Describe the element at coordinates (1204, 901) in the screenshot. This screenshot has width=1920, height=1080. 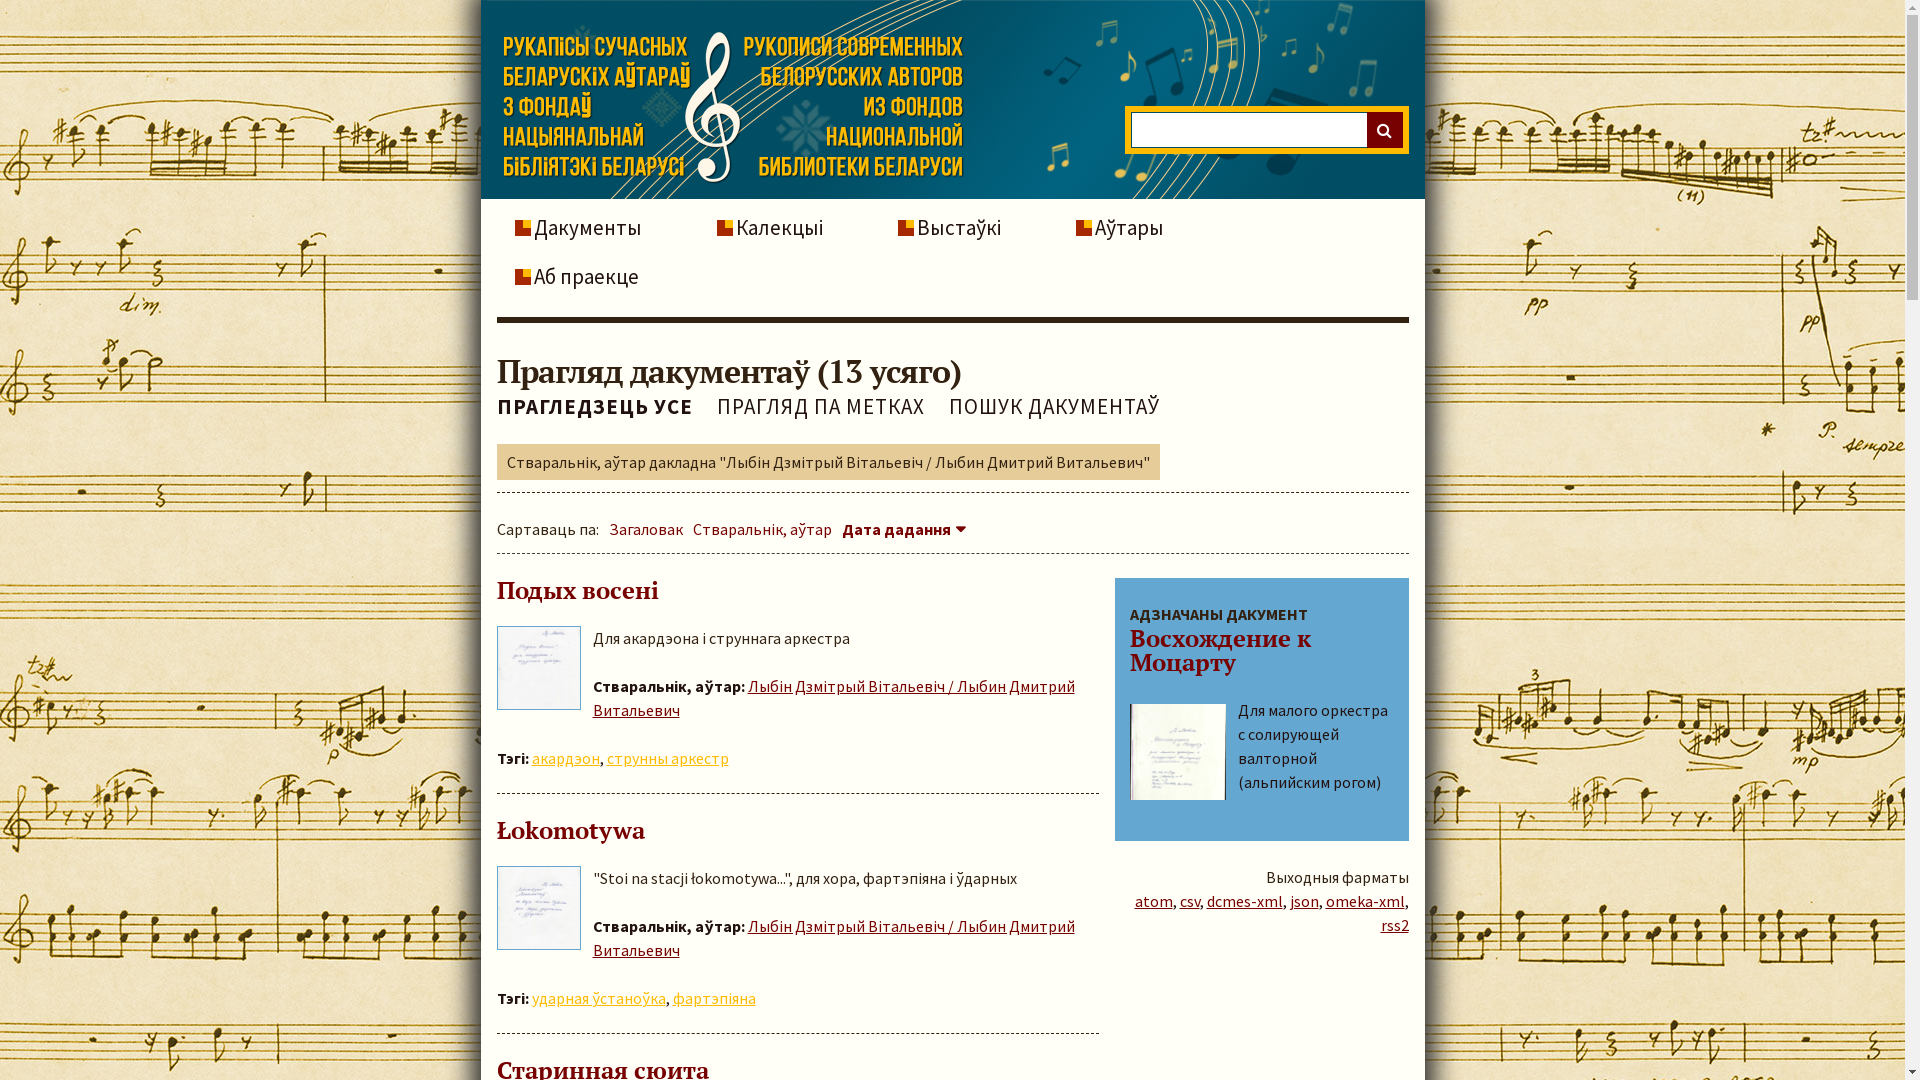
I see `'dcmes-xml'` at that location.